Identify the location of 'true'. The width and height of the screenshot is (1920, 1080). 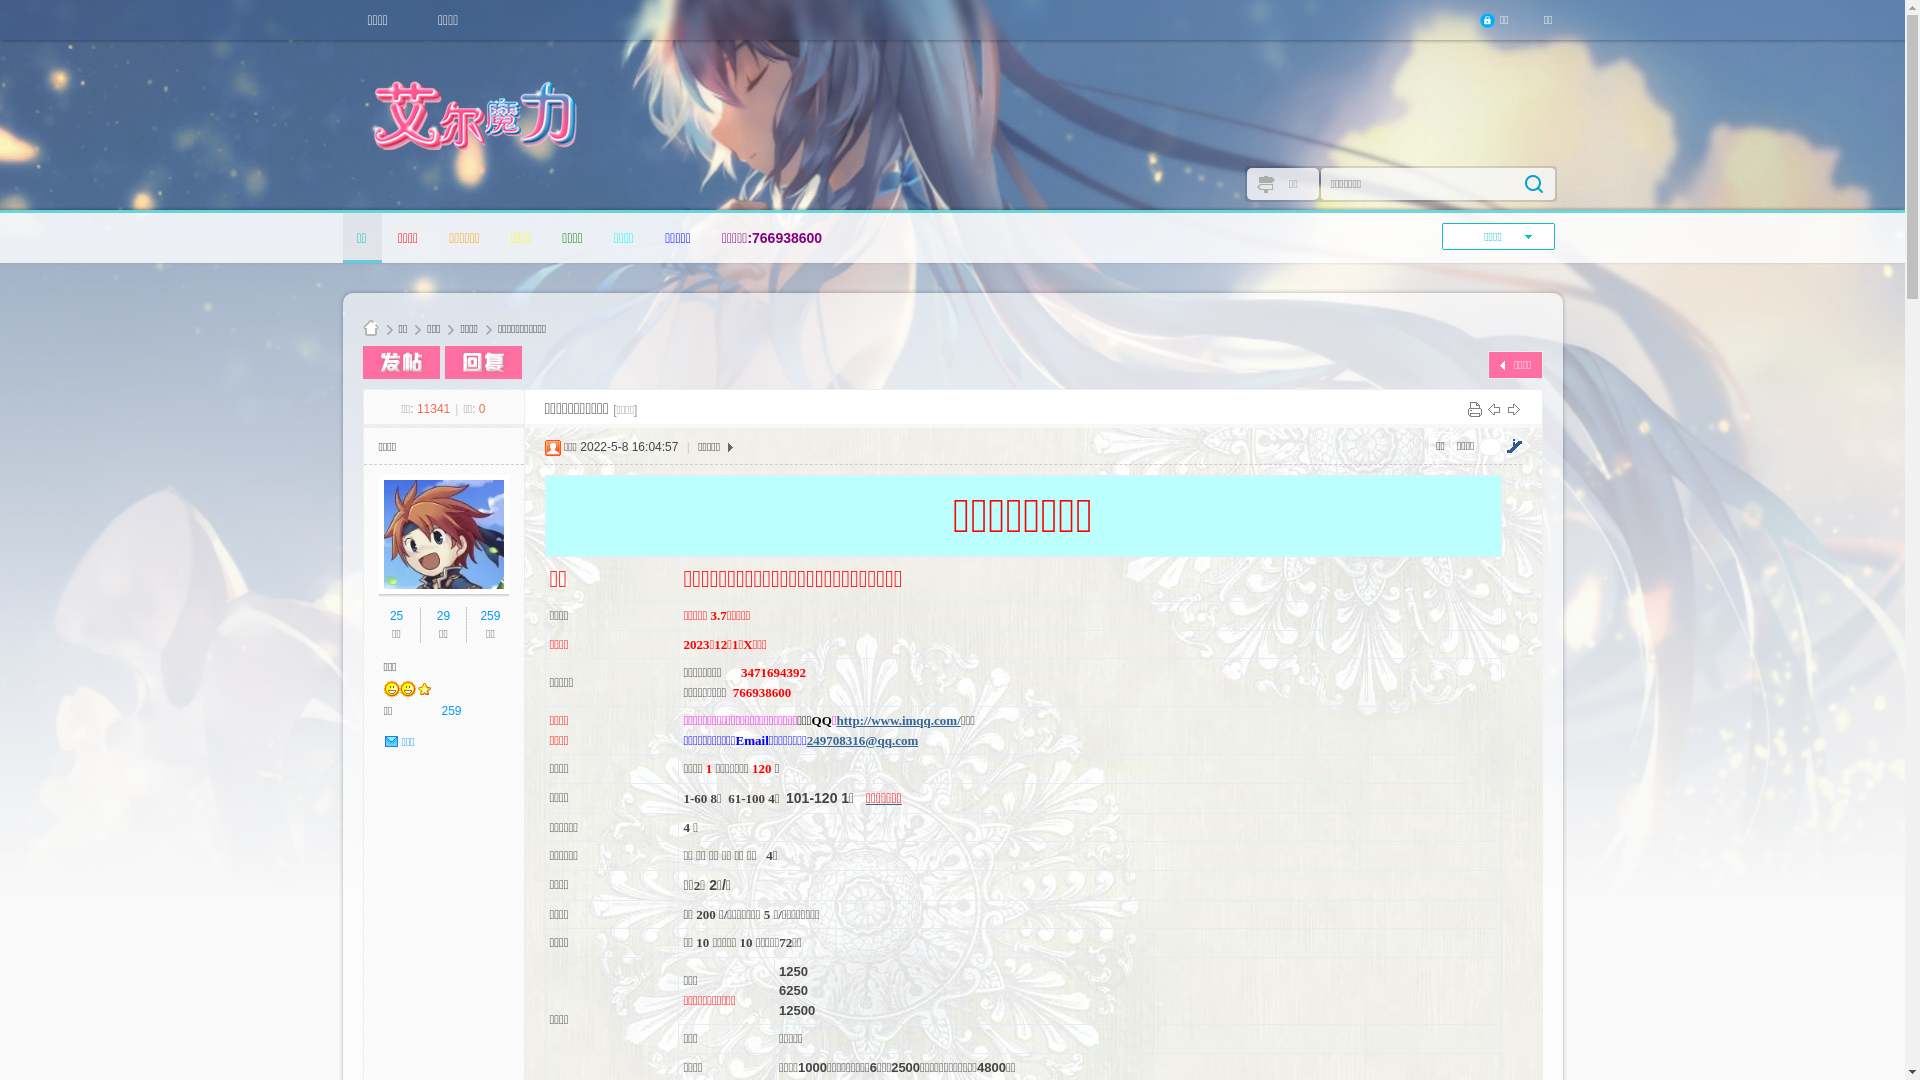
(1531, 184).